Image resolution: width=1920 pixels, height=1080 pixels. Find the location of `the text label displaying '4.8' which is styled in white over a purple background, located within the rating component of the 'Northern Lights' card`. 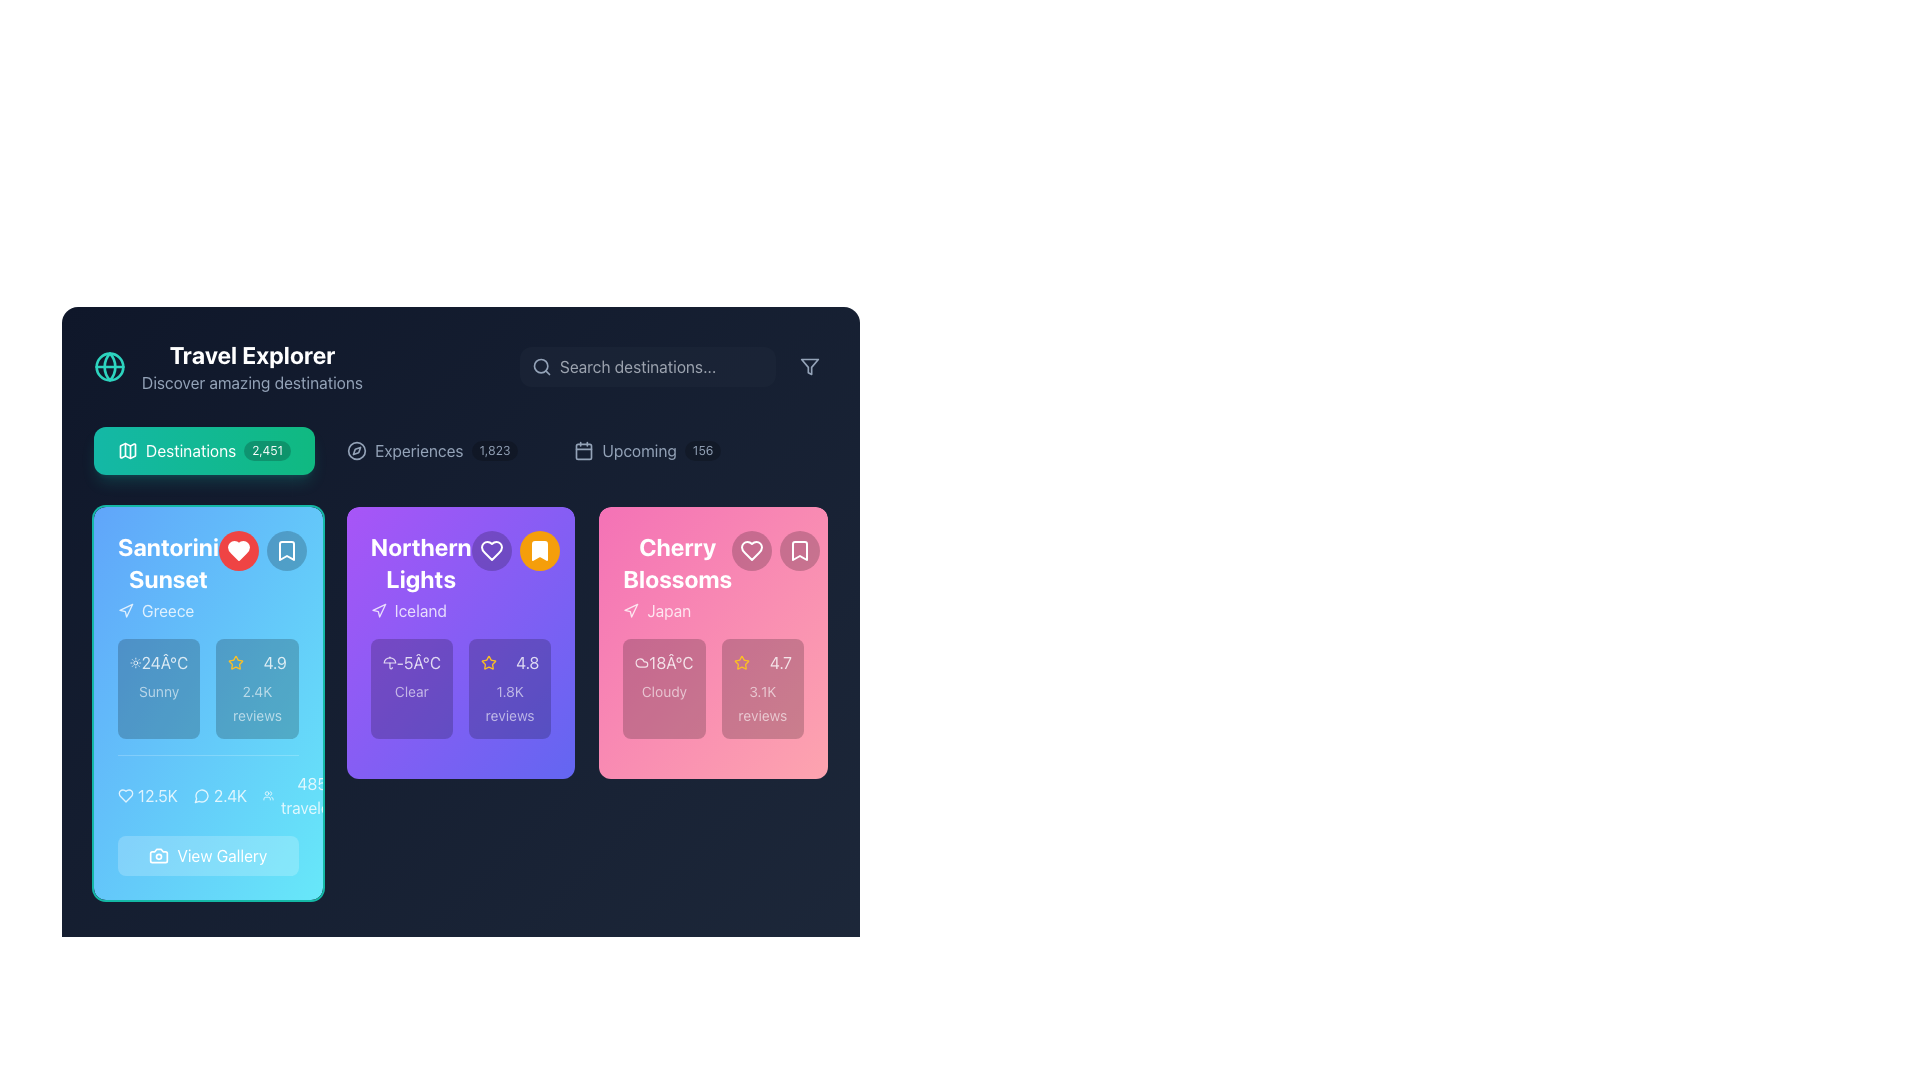

the text label displaying '4.8' which is styled in white over a purple background, located within the rating component of the 'Northern Lights' card is located at coordinates (527, 663).